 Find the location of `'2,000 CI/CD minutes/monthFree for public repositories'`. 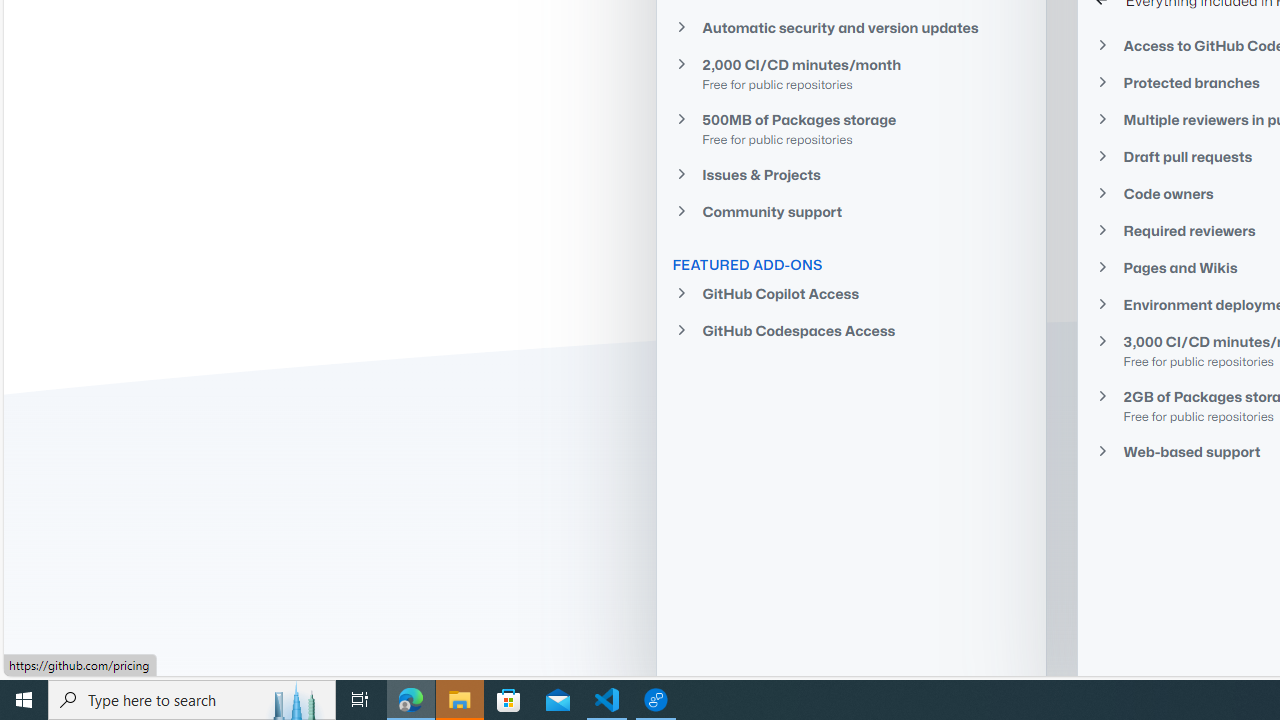

'2,000 CI/CD minutes/monthFree for public repositories' is located at coordinates (851, 72).